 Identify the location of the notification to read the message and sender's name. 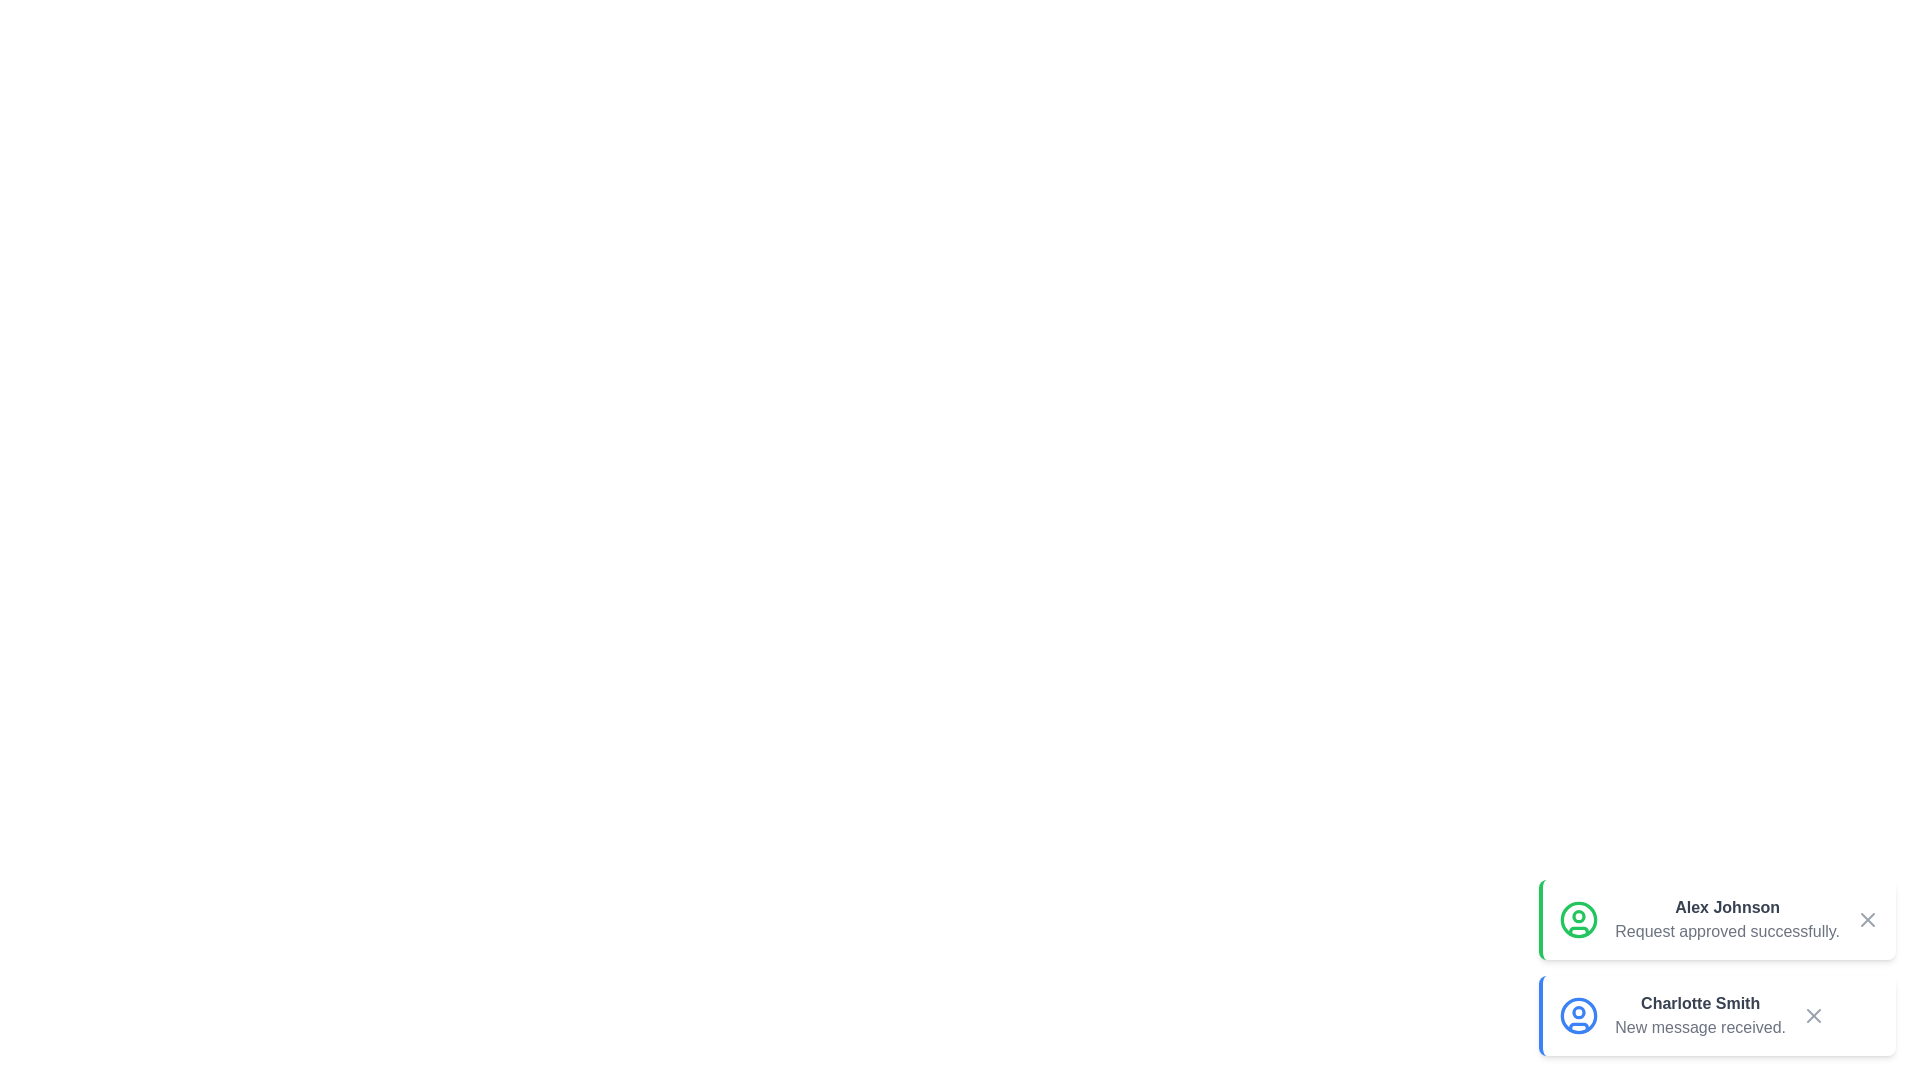
(1716, 920).